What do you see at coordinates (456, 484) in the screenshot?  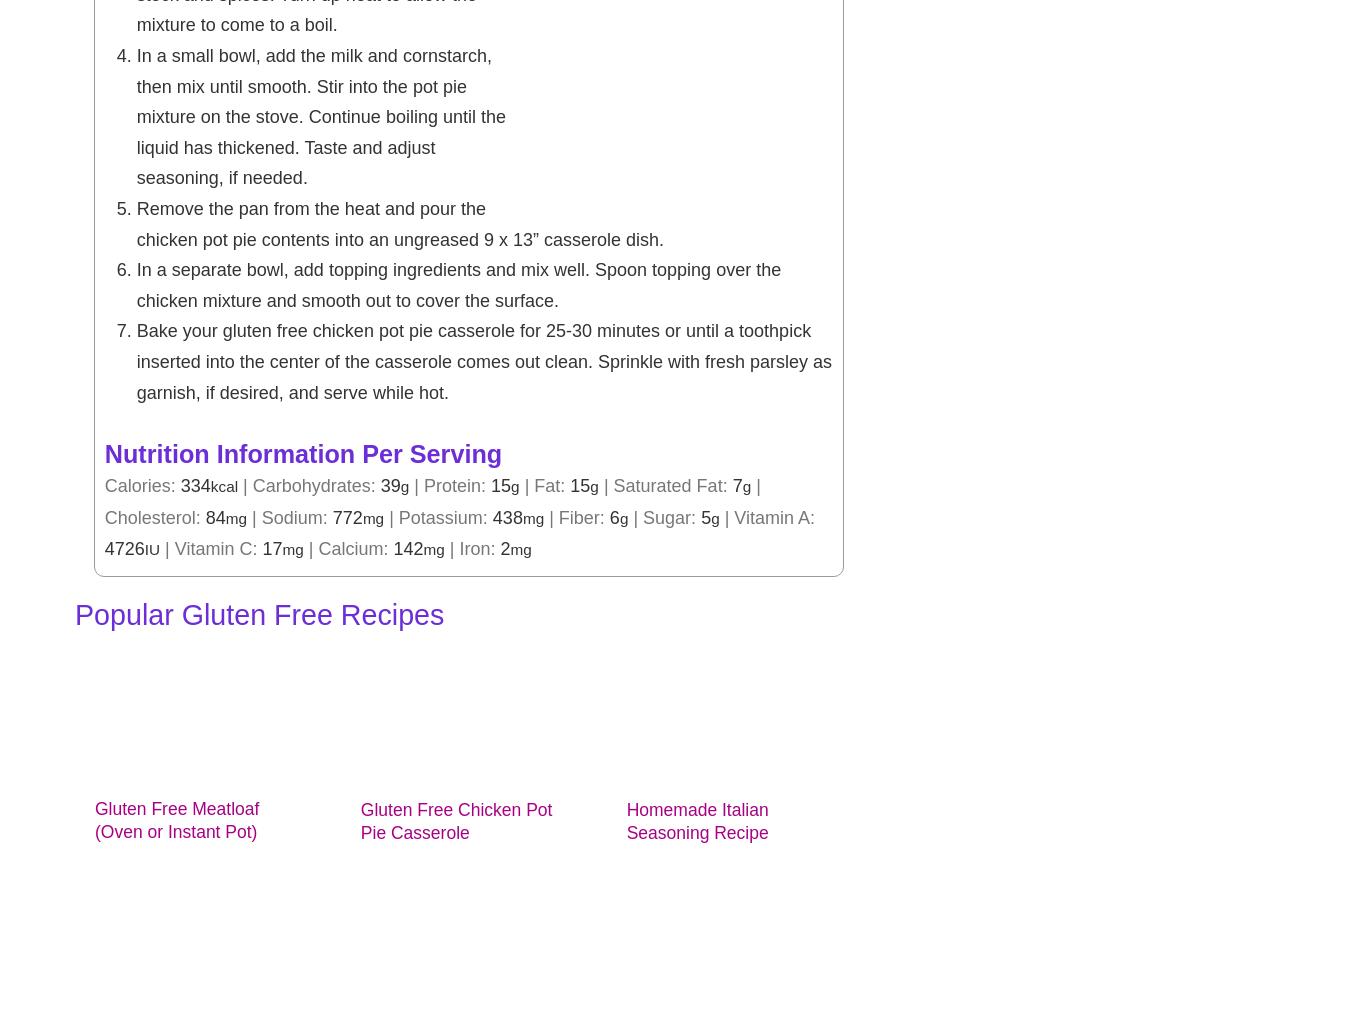 I see `'Protein:'` at bounding box center [456, 484].